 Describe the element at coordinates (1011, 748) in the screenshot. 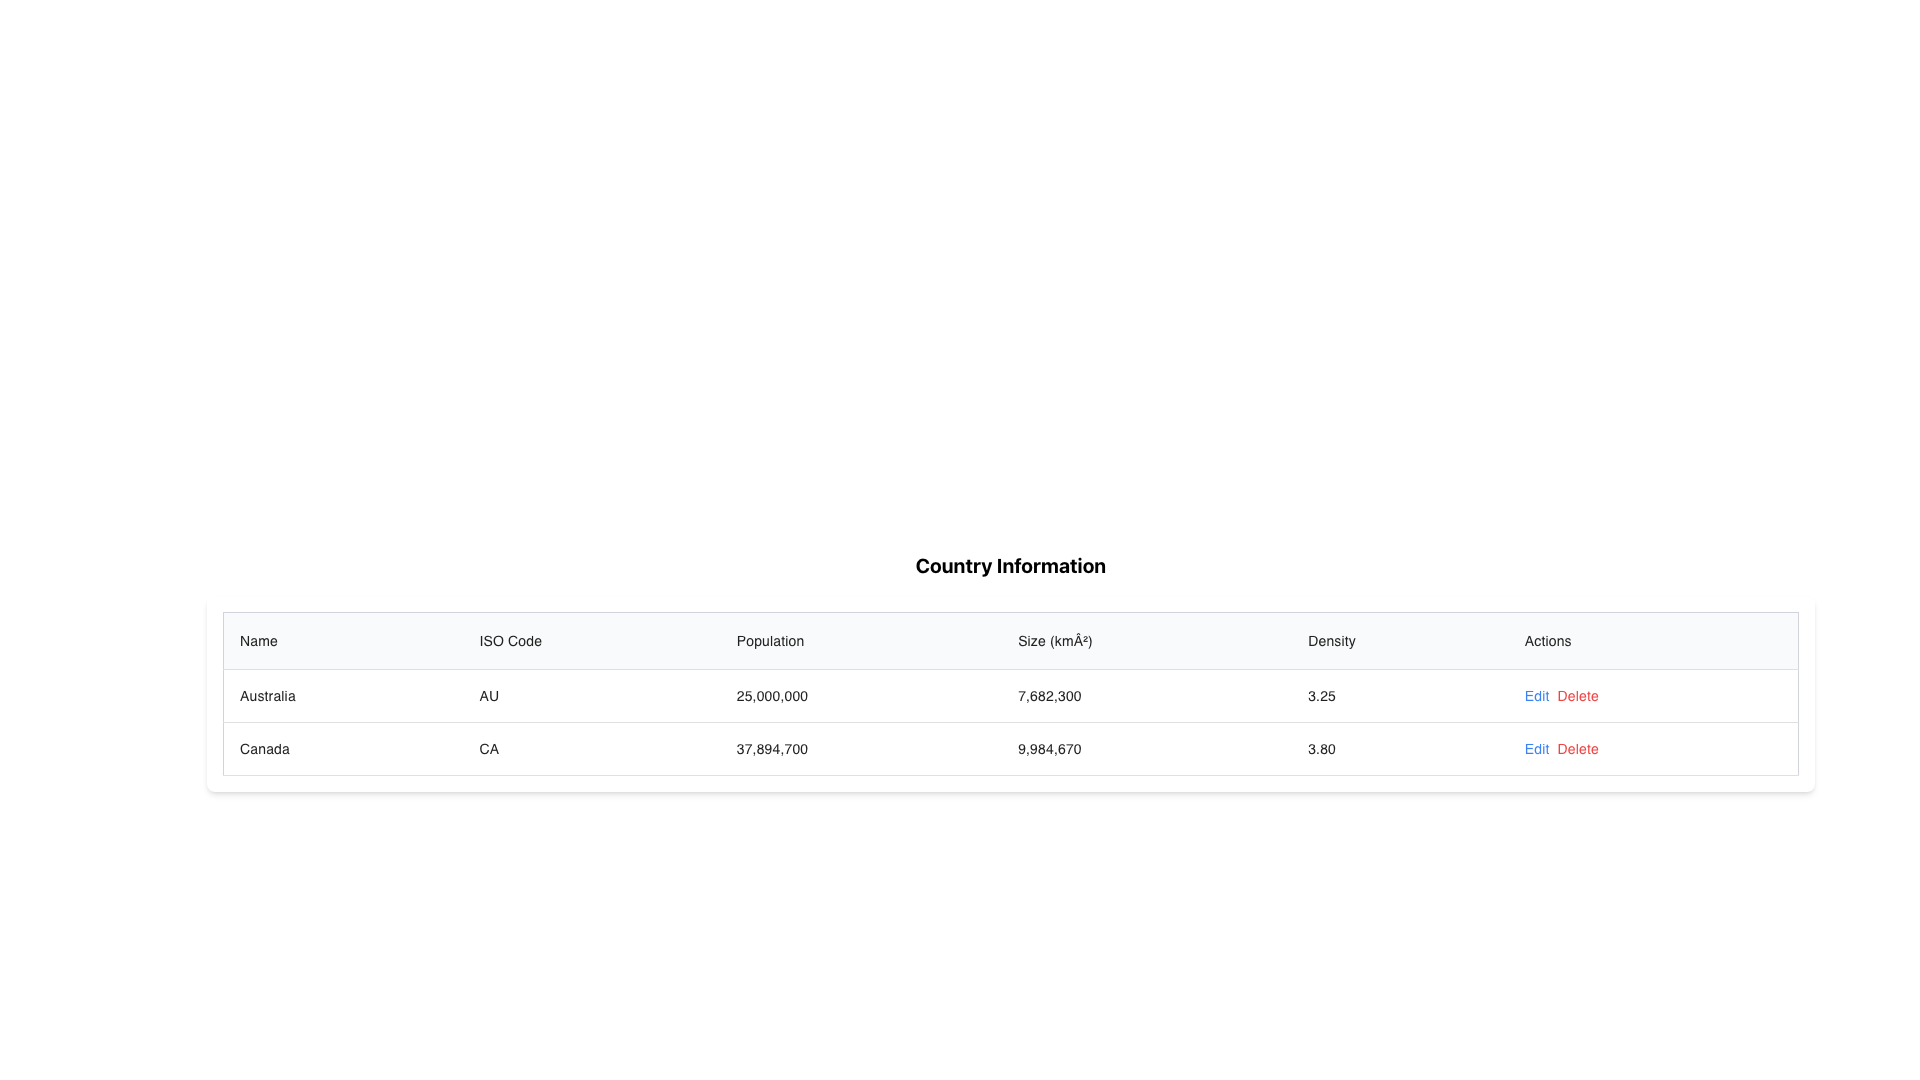

I see `the second row in the table containing the data for 'Canada', which is located below the row for 'Australia' in the 'Country Information' section` at that location.